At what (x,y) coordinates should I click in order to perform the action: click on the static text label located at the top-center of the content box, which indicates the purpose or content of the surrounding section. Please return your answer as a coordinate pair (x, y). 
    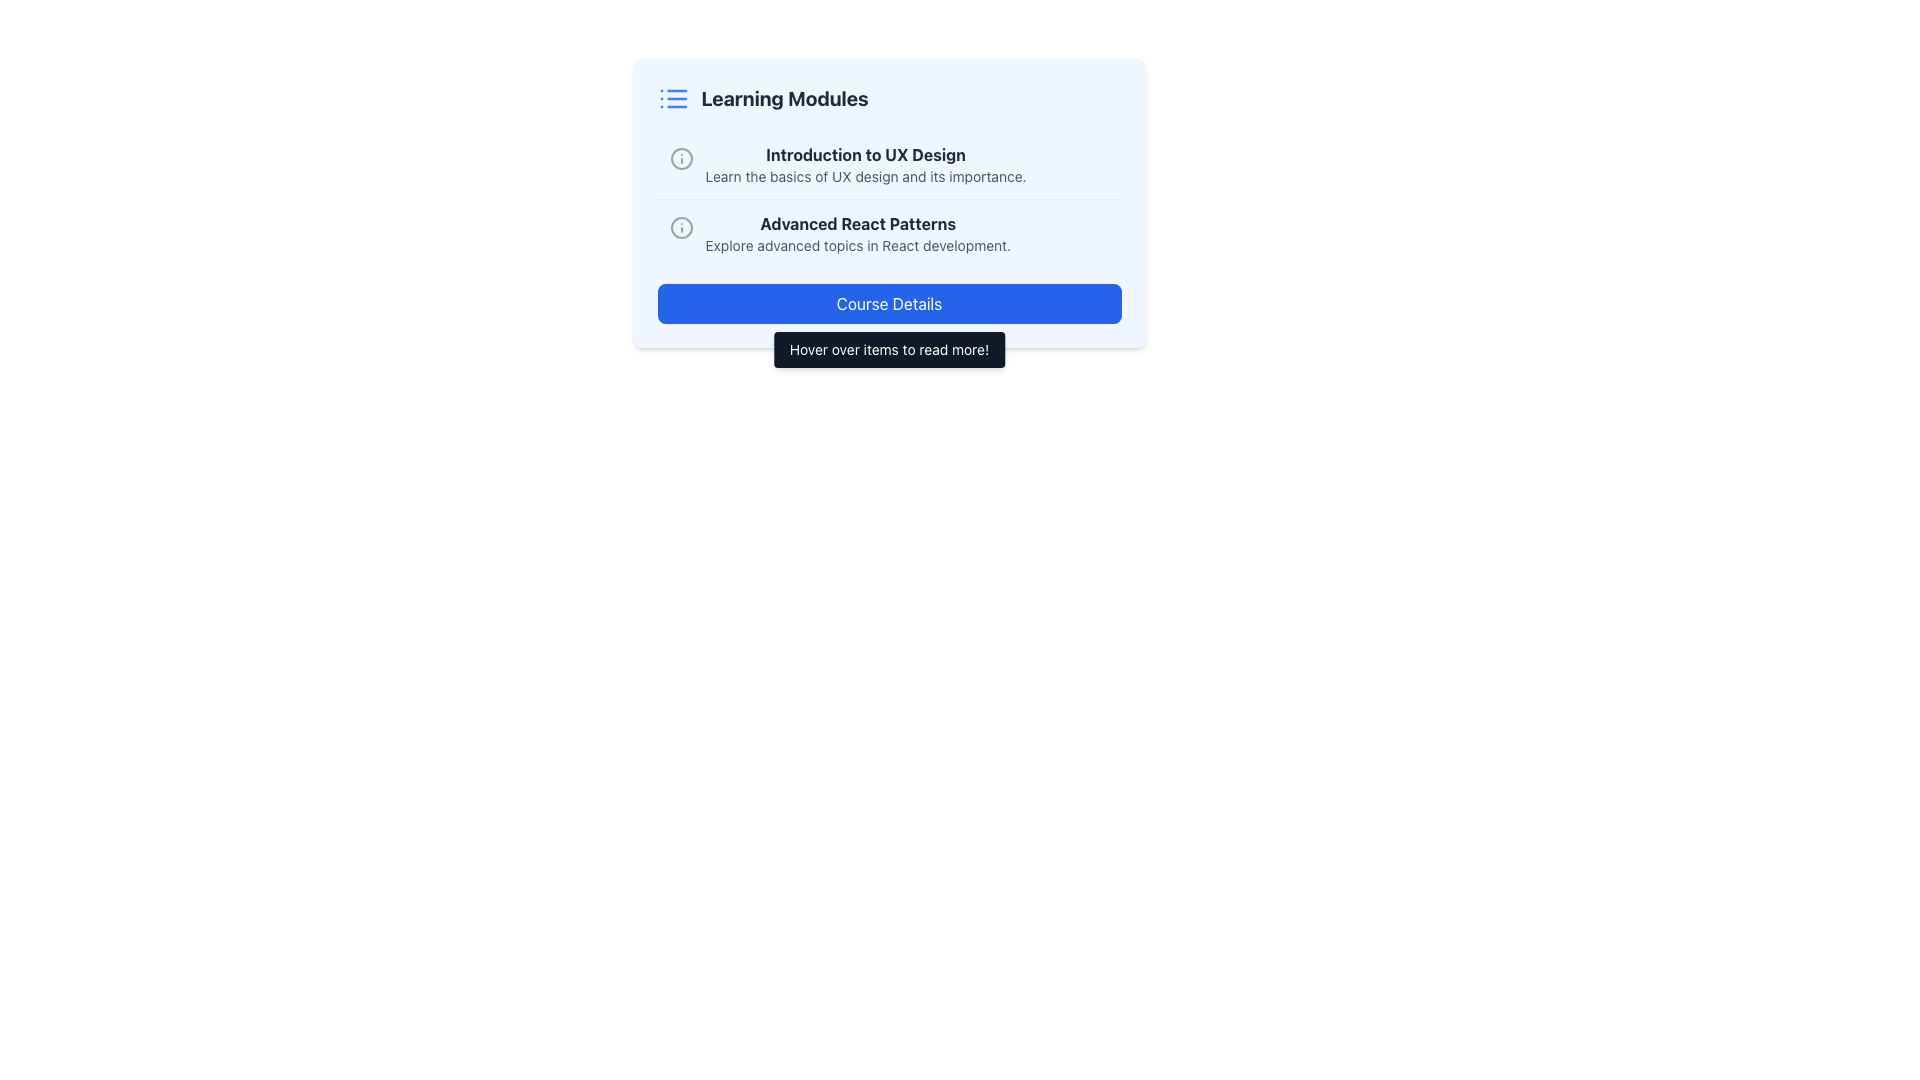
    Looking at the image, I should click on (784, 99).